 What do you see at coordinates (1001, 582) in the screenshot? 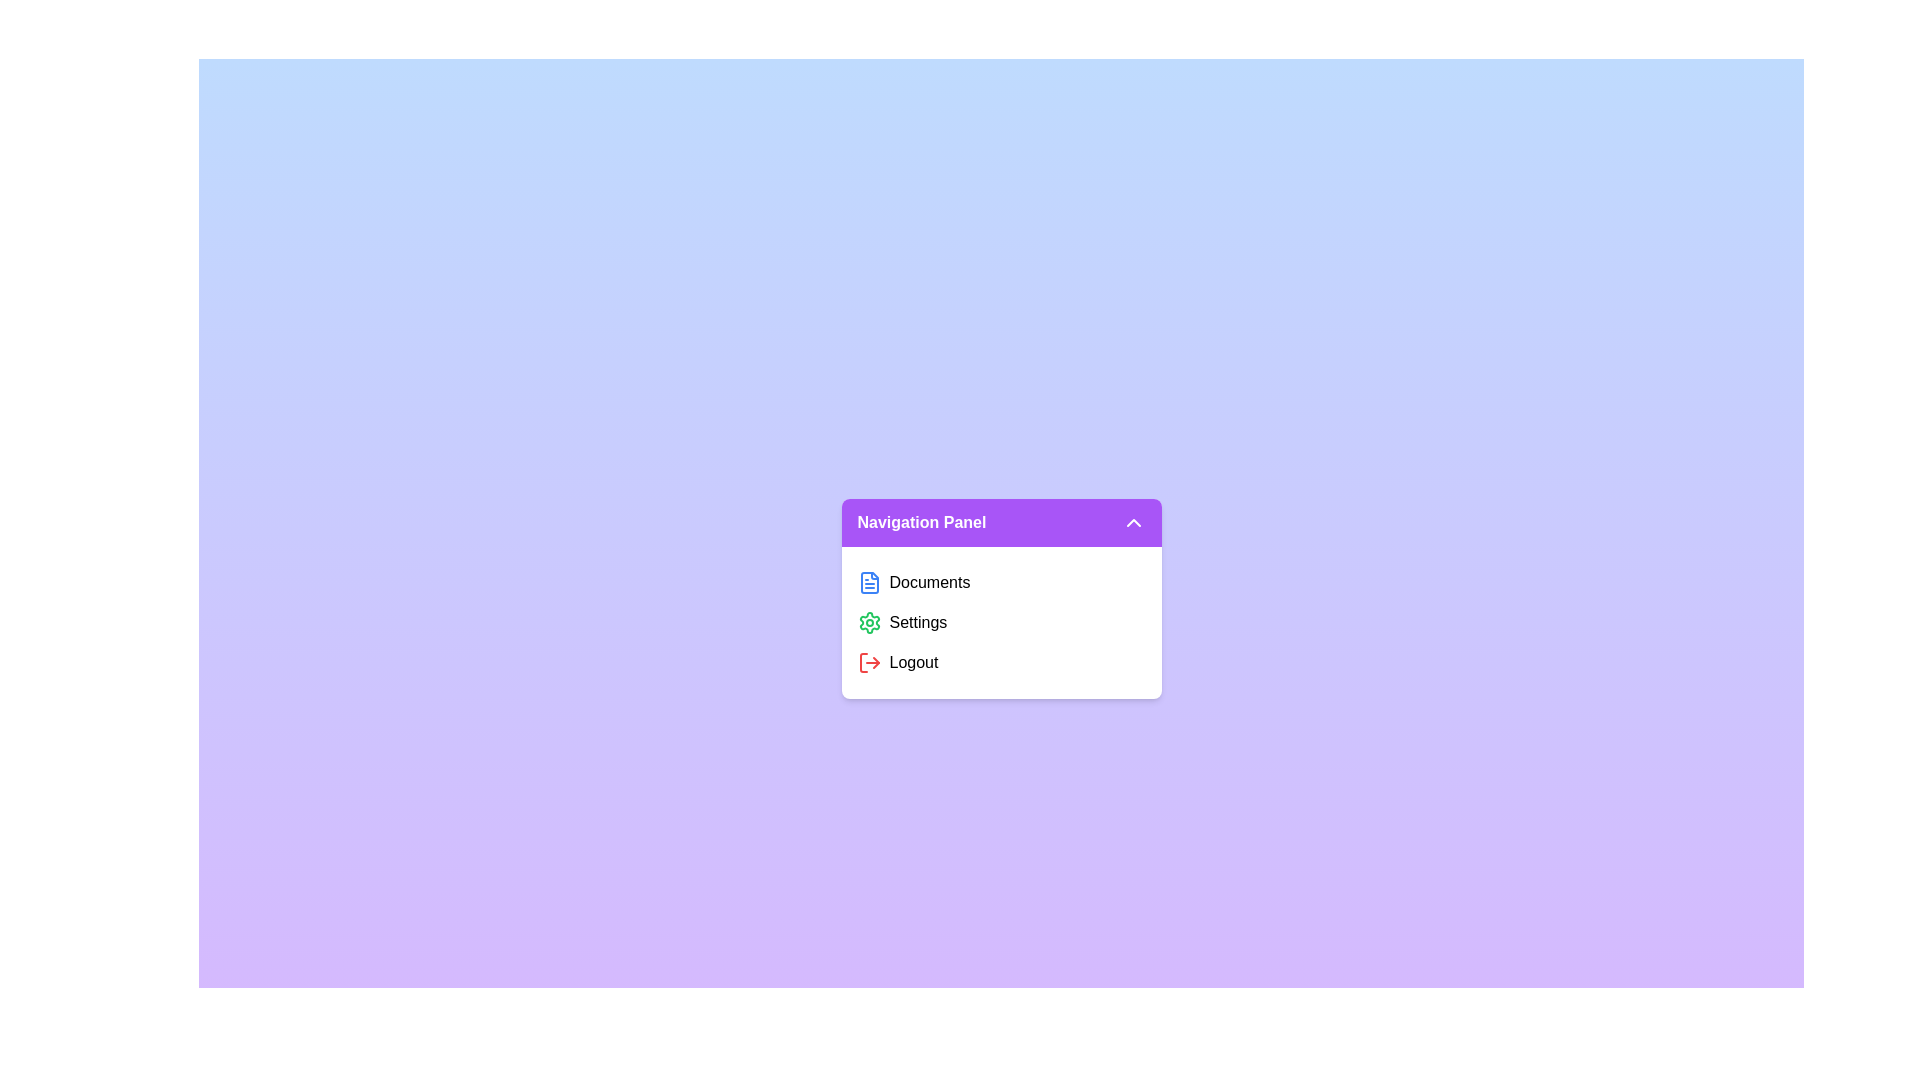
I see `the 'Documents' button to view documents` at bounding box center [1001, 582].